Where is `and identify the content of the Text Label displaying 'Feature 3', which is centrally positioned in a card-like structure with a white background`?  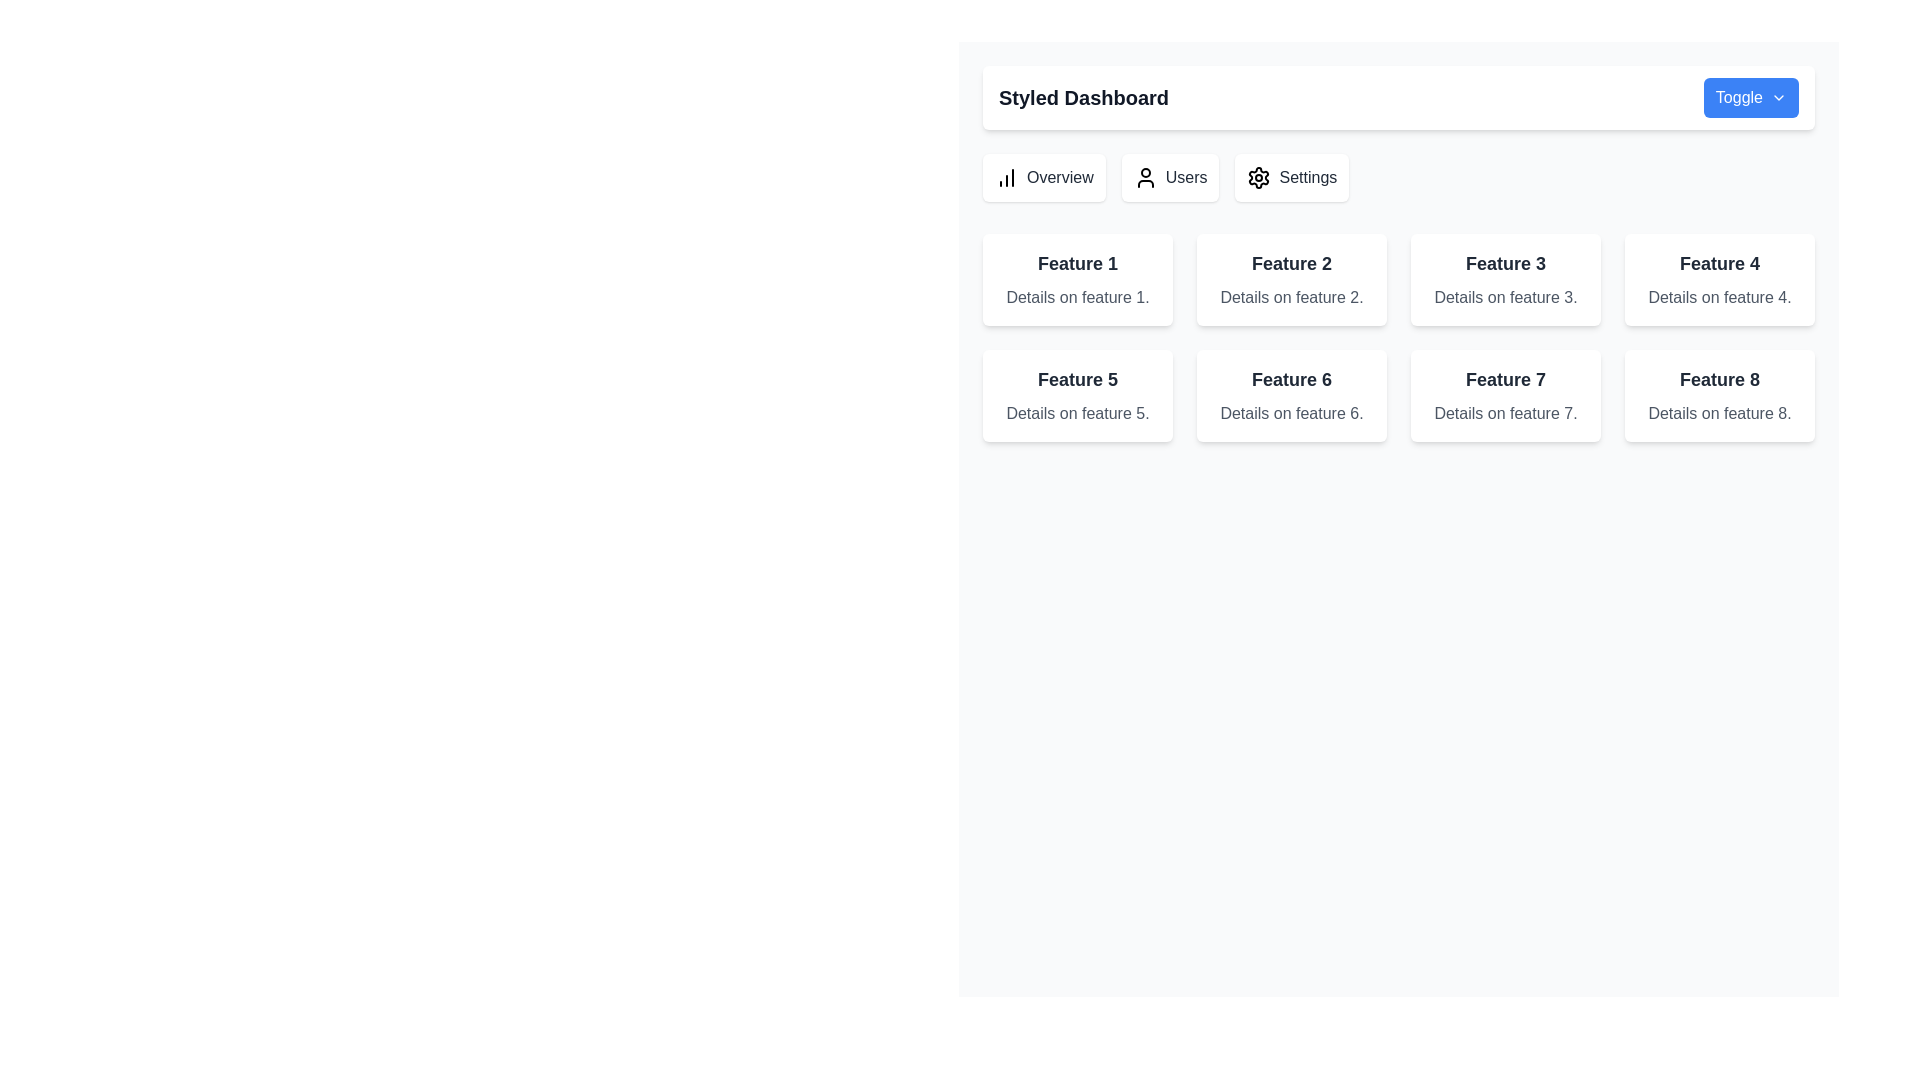 and identify the content of the Text Label displaying 'Feature 3', which is centrally positioned in a card-like structure with a white background is located at coordinates (1506, 262).